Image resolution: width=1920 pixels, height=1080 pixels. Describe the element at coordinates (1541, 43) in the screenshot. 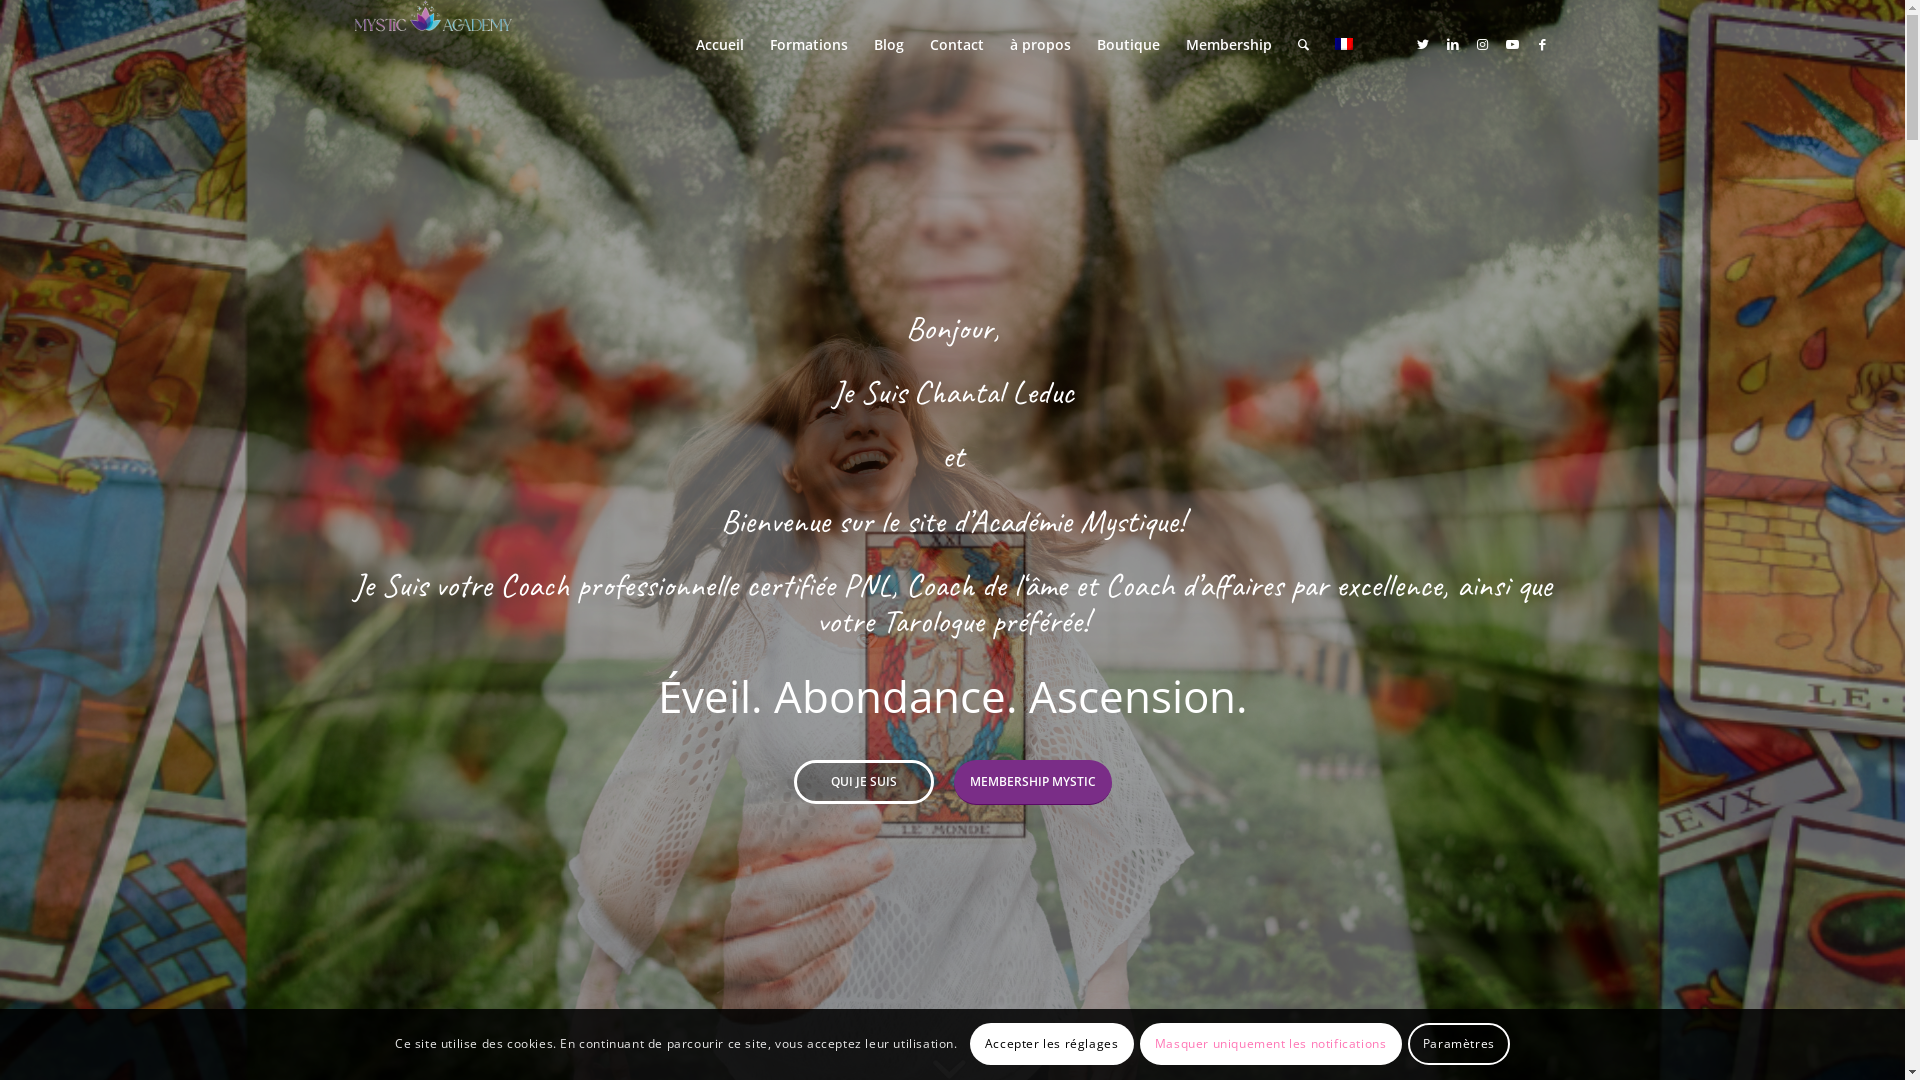

I see `'Facebook'` at that location.